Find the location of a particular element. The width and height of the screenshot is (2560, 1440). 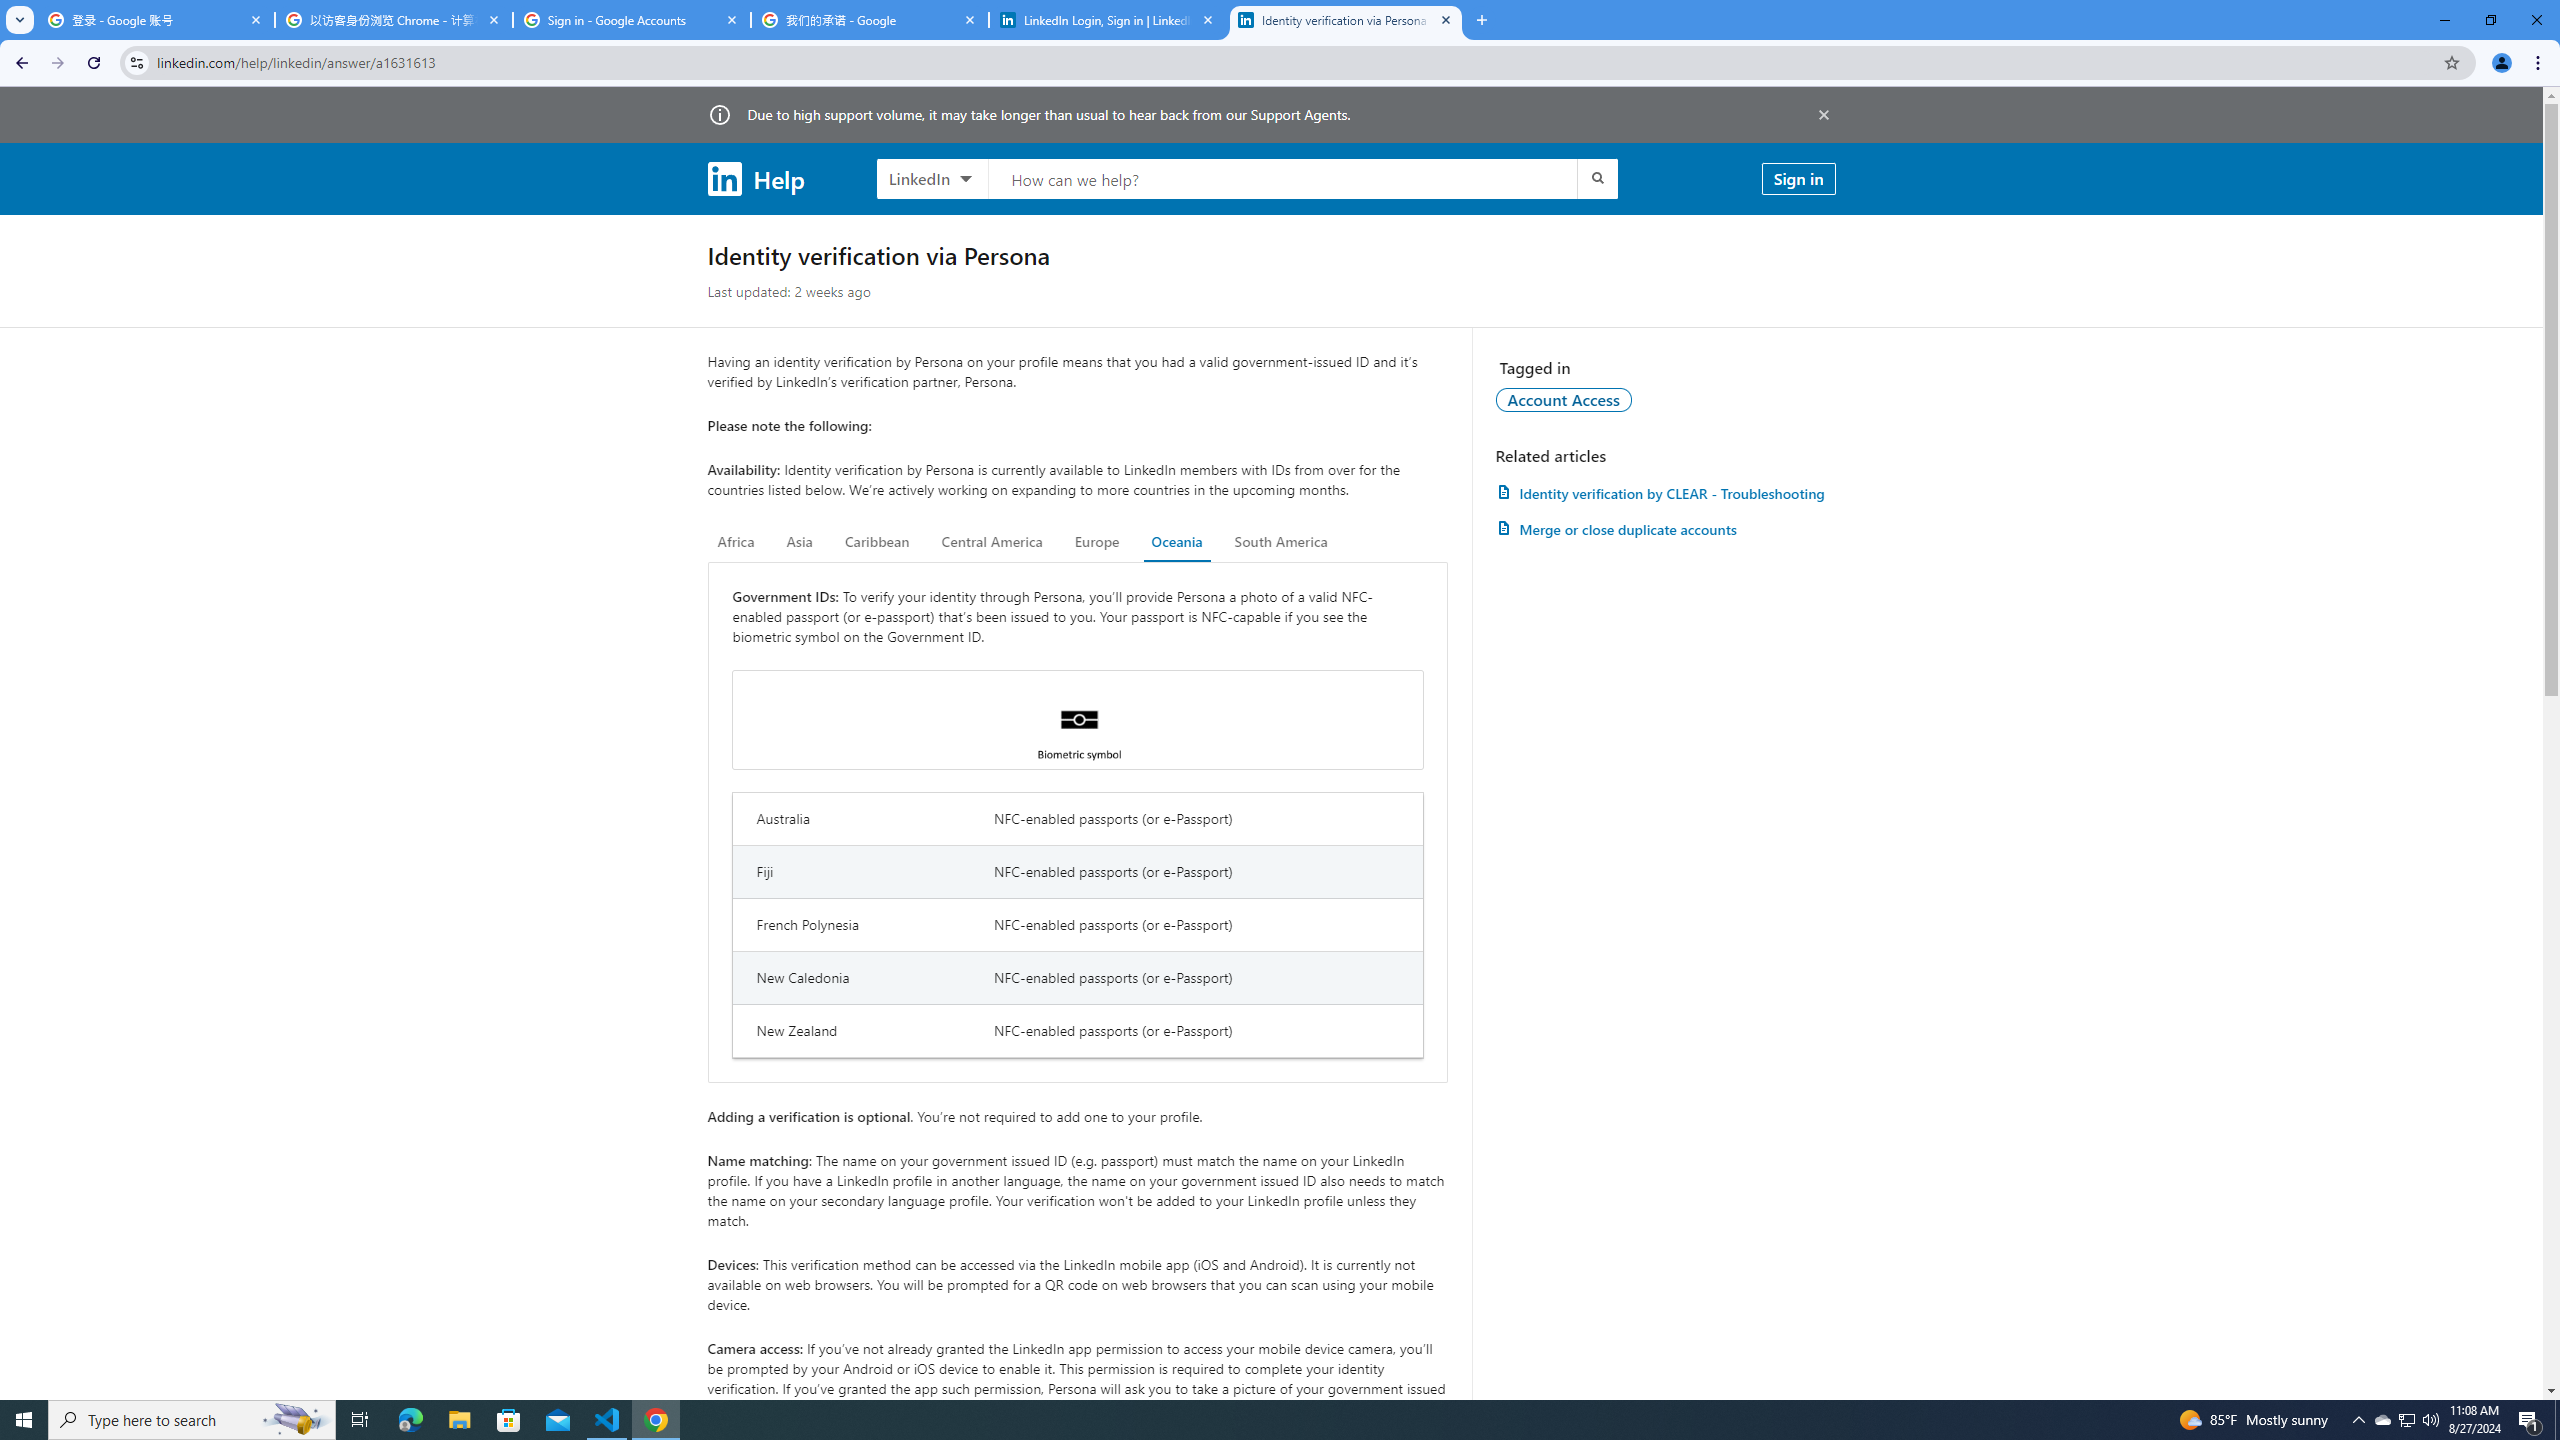

'LinkedIn Login, Sign in | LinkedIn' is located at coordinates (1108, 19).